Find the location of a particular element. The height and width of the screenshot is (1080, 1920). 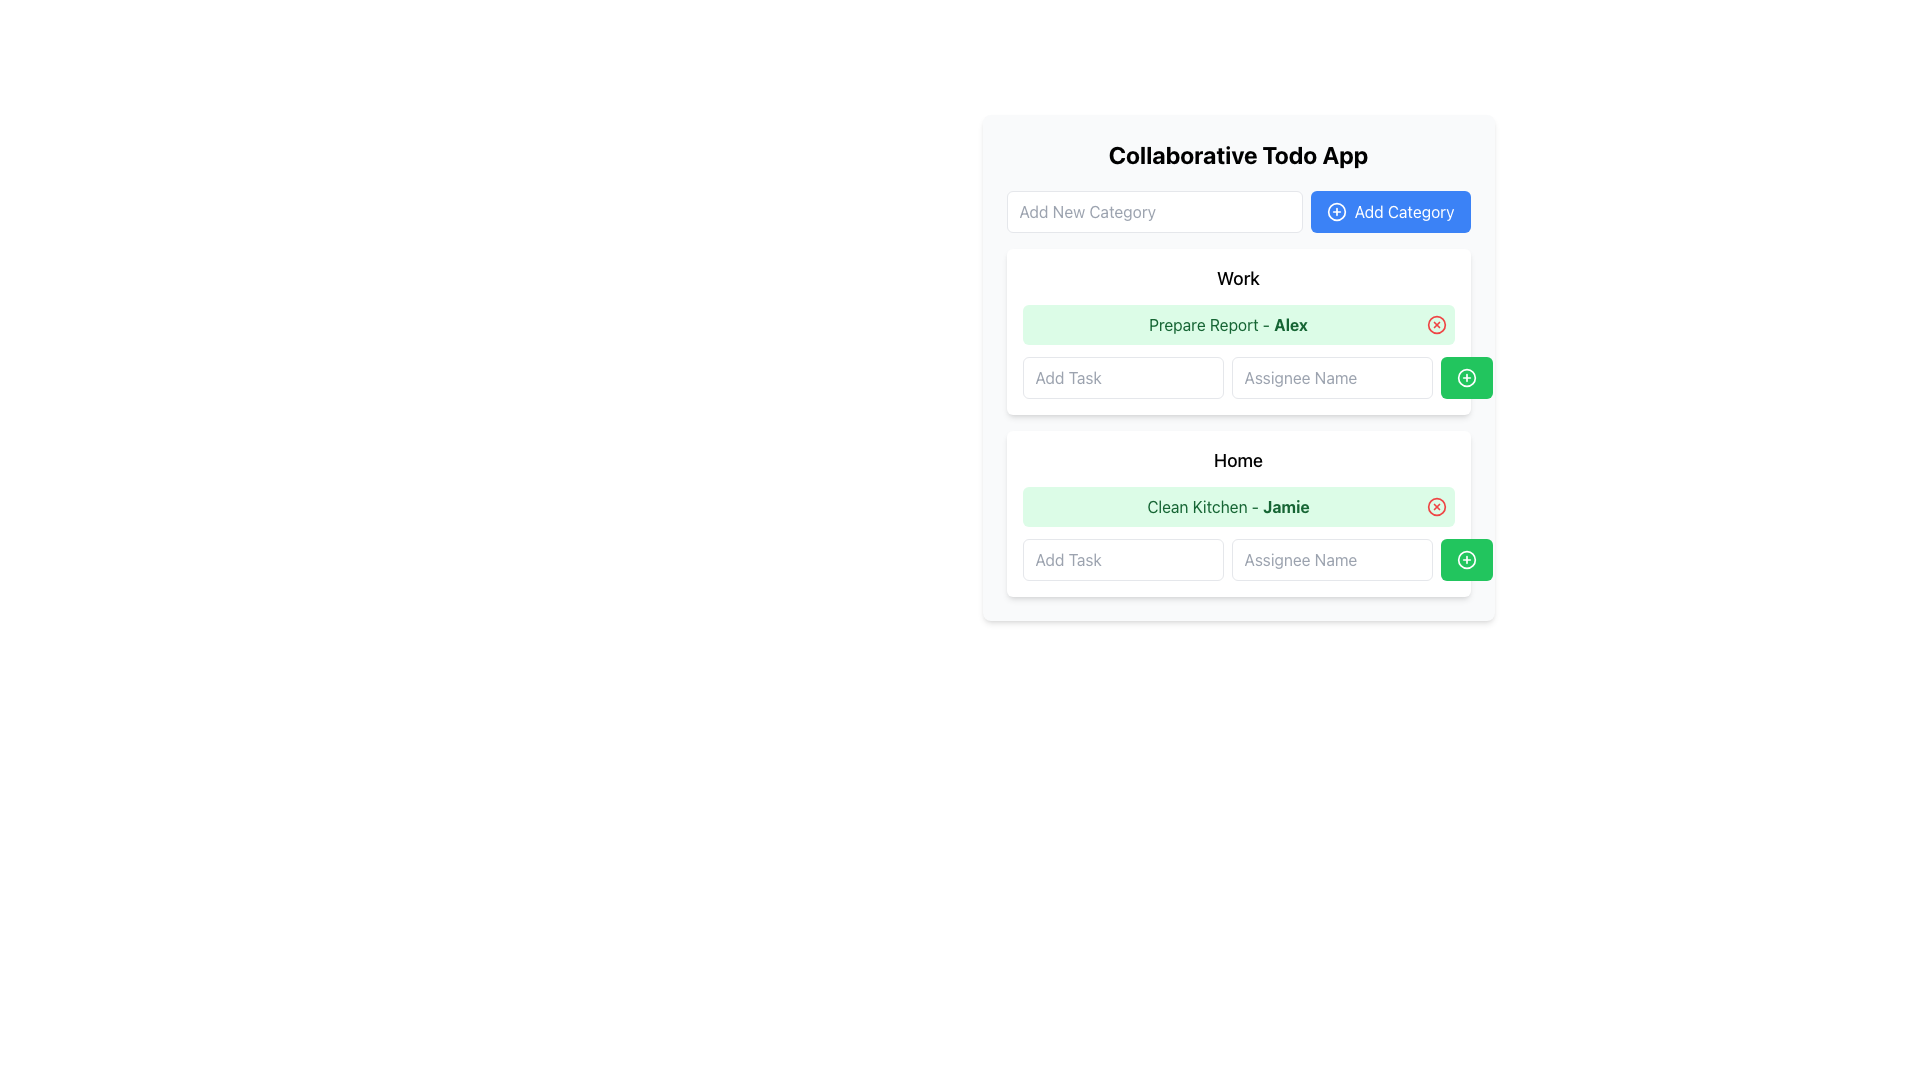

the text label displaying the assignee's name 'Alex' for the task 'Prepare Report' located in the 'Work' task section is located at coordinates (1291, 323).